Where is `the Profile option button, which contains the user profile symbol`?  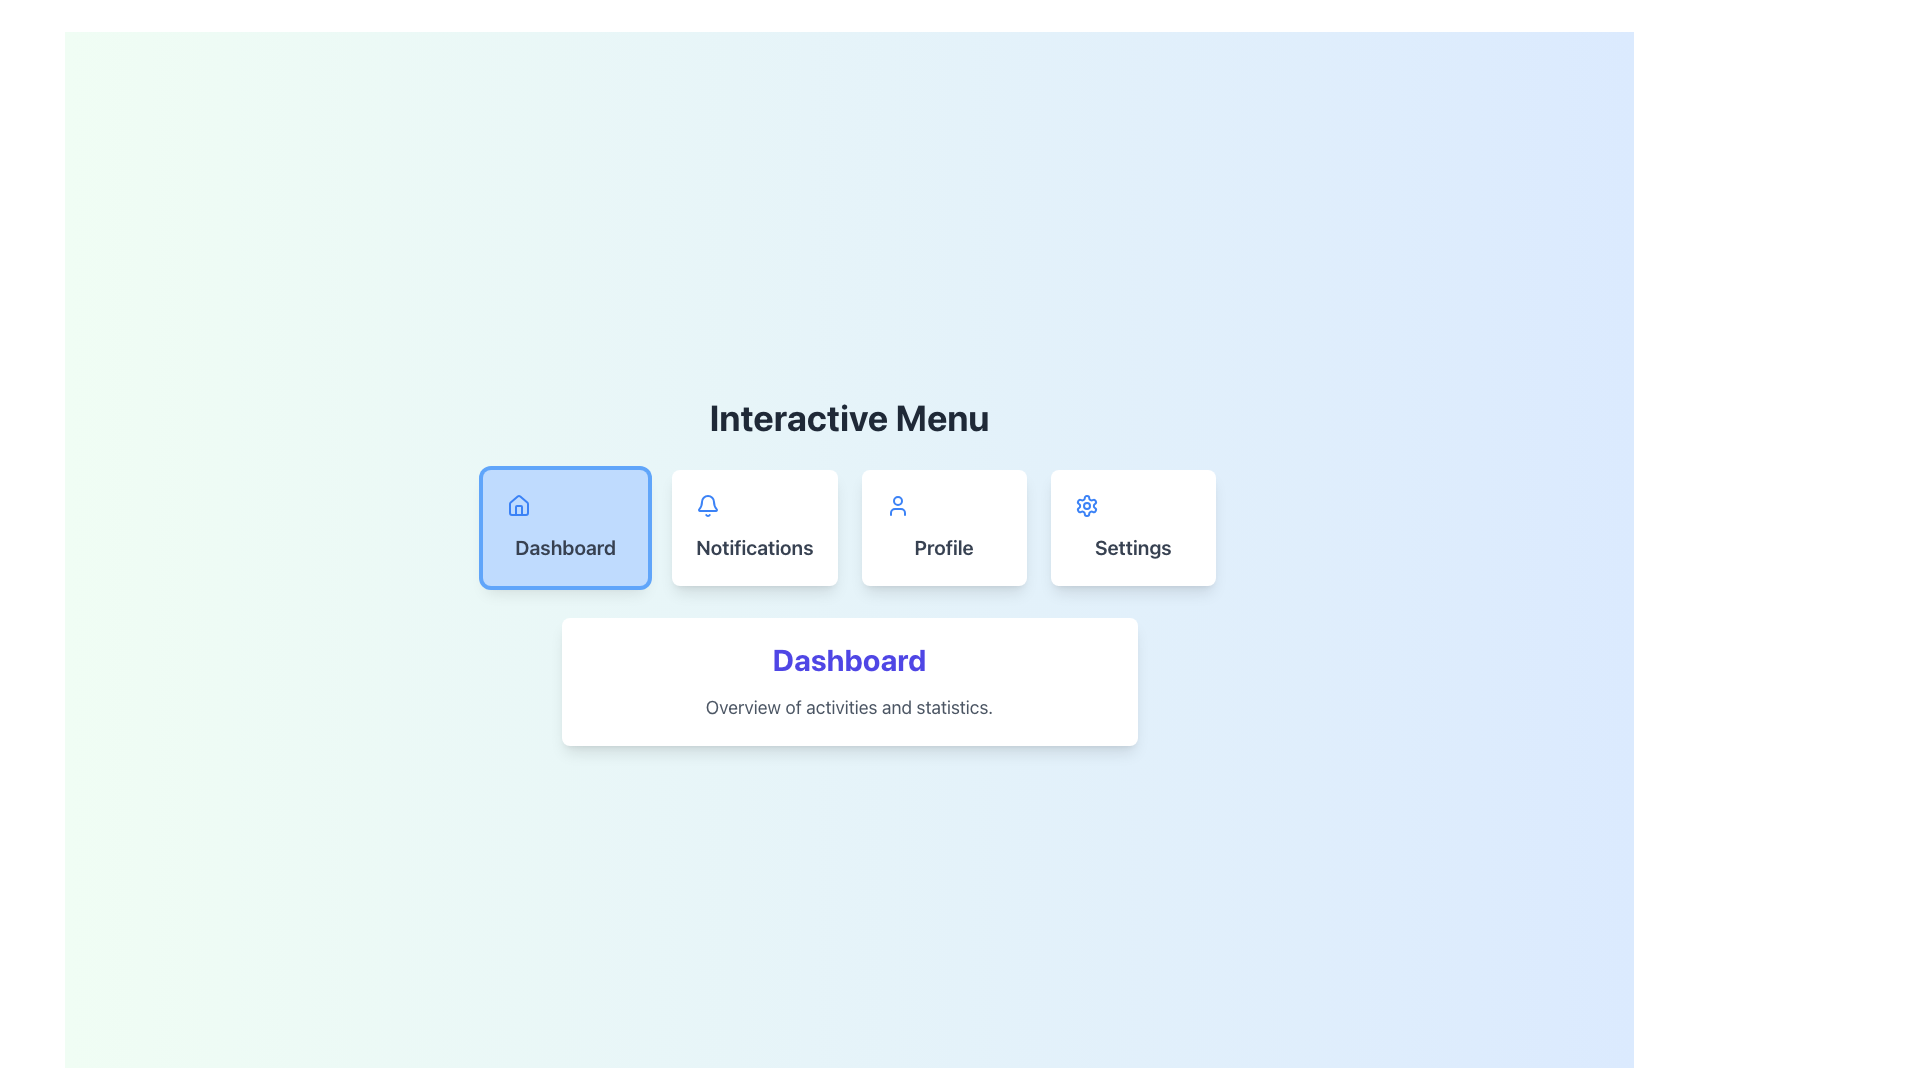
the Profile option button, which contains the user profile symbol is located at coordinates (943, 504).